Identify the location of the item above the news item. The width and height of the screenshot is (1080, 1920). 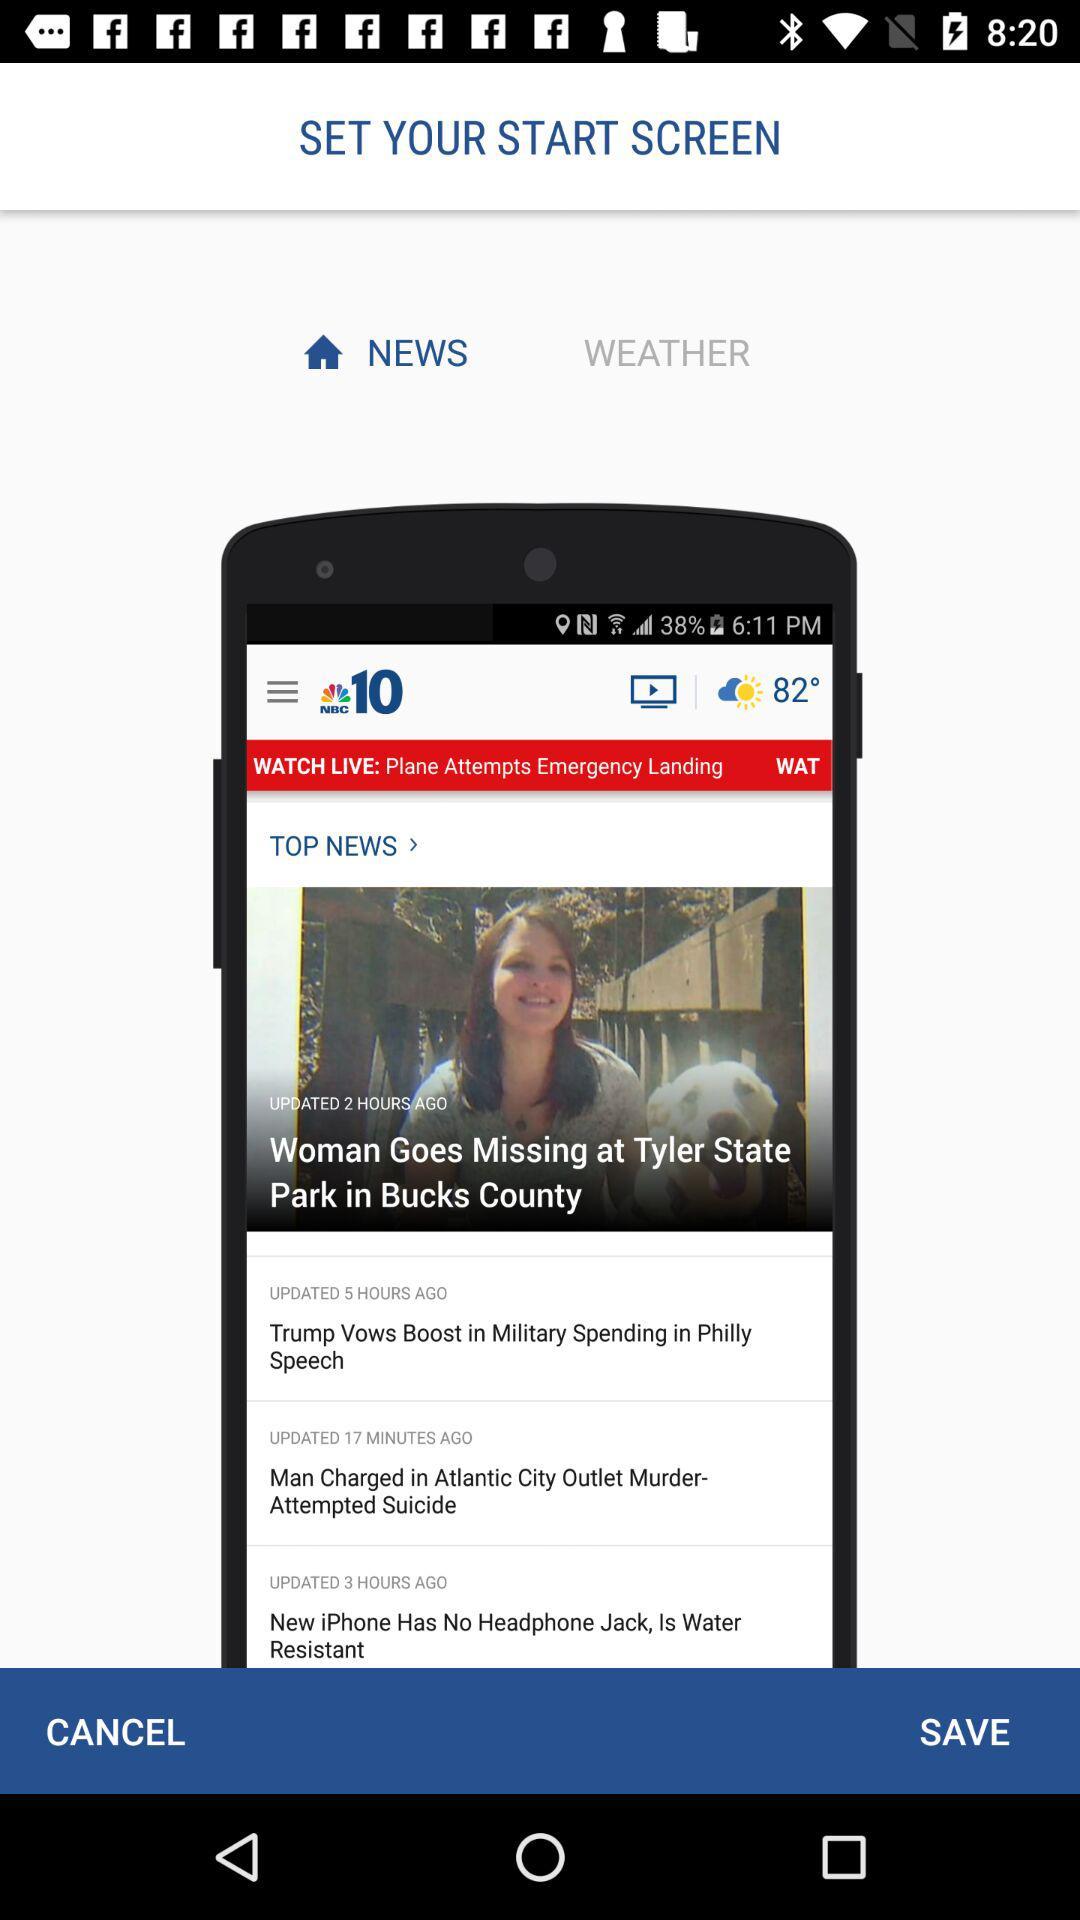
(540, 135).